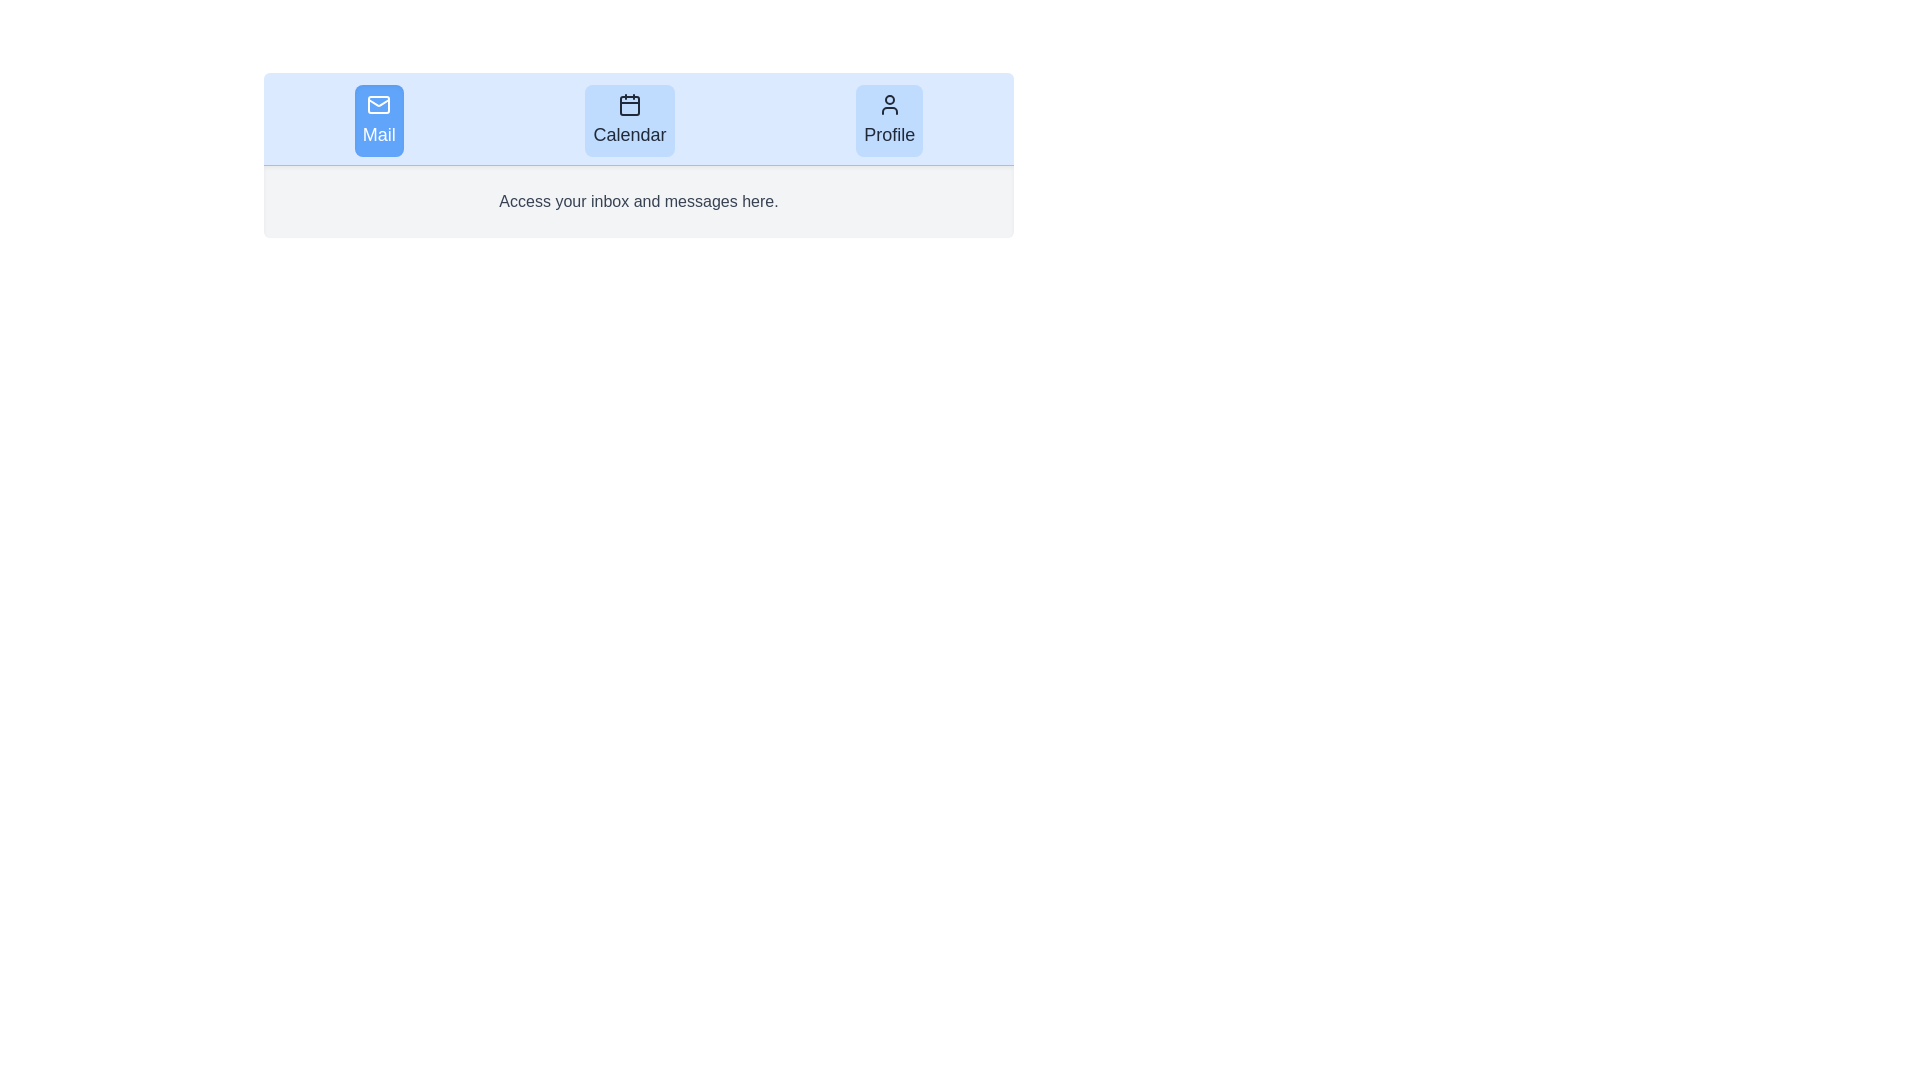  What do you see at coordinates (628, 120) in the screenshot?
I see `the Calendar tab to view its content` at bounding box center [628, 120].